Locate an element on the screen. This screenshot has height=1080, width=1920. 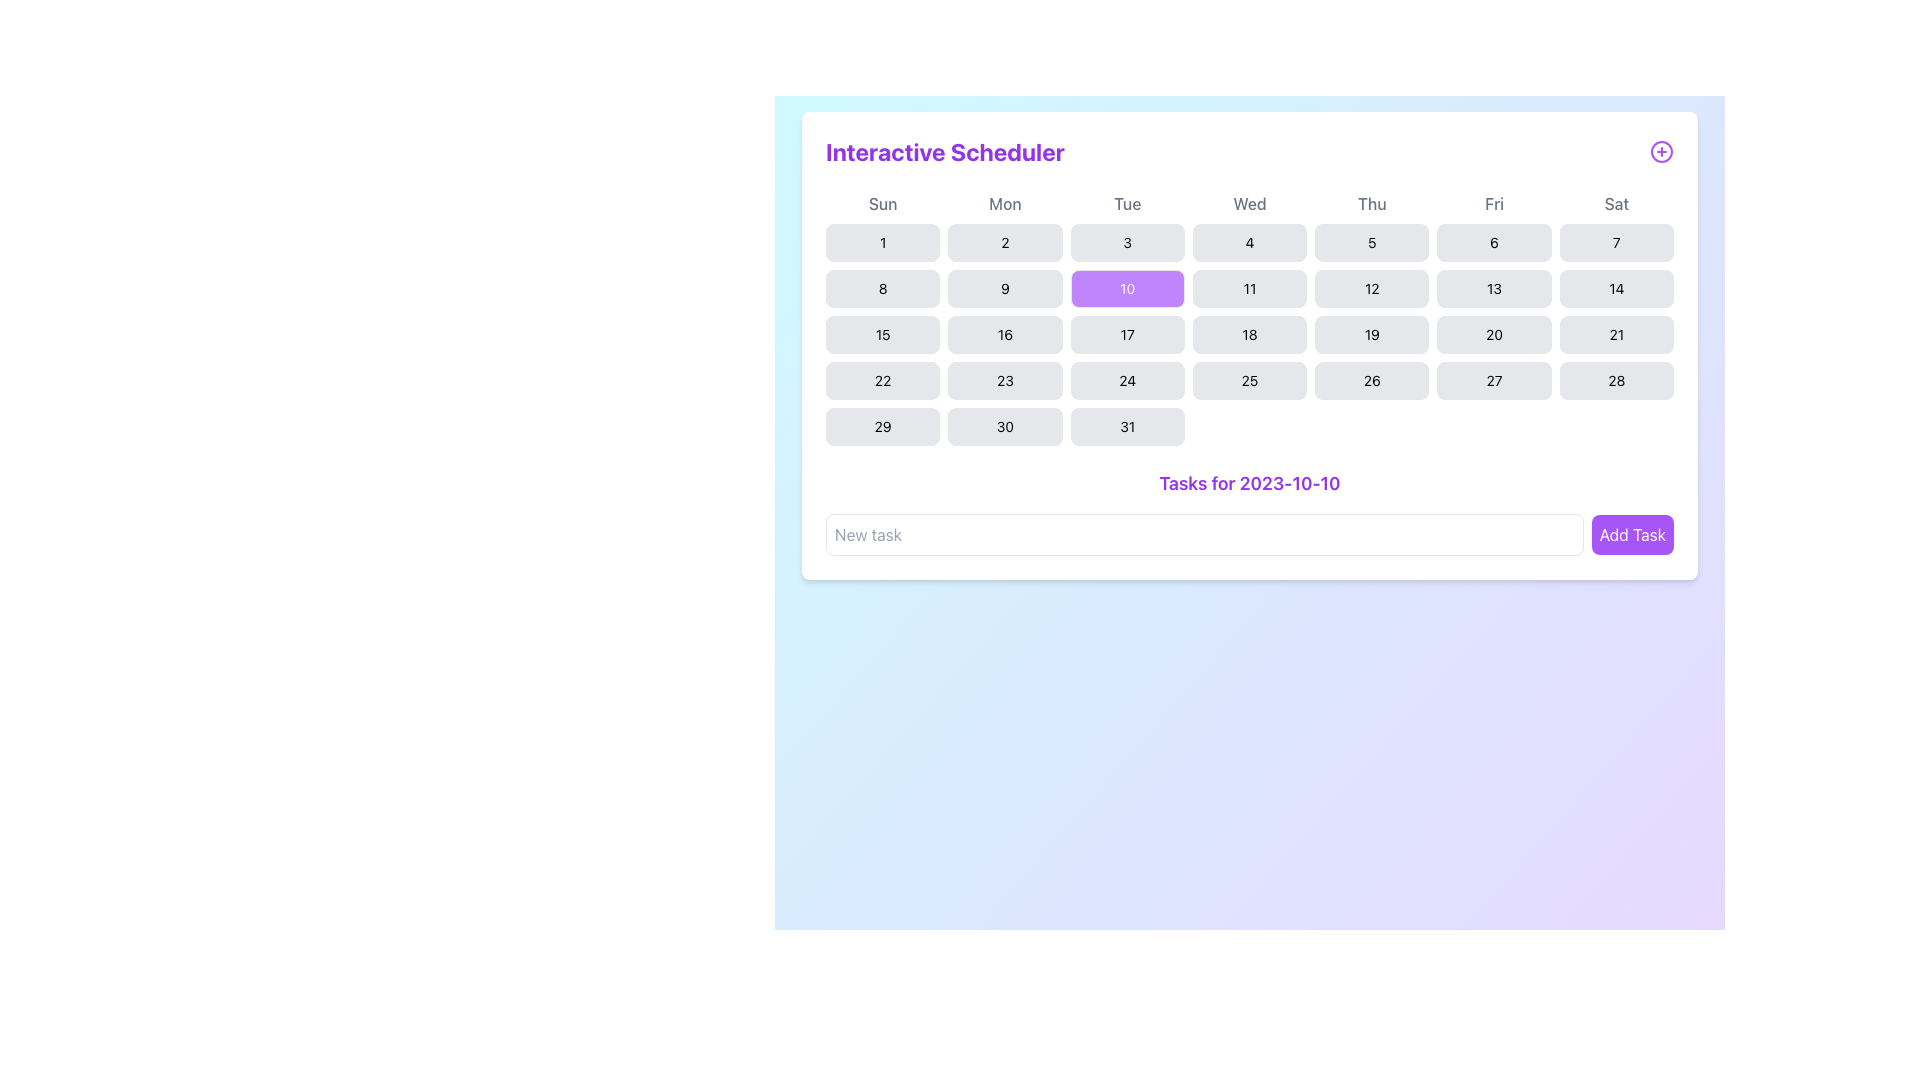
the rounded rectangular button with a gray background and centered black text displaying the number '3' is located at coordinates (1127, 242).